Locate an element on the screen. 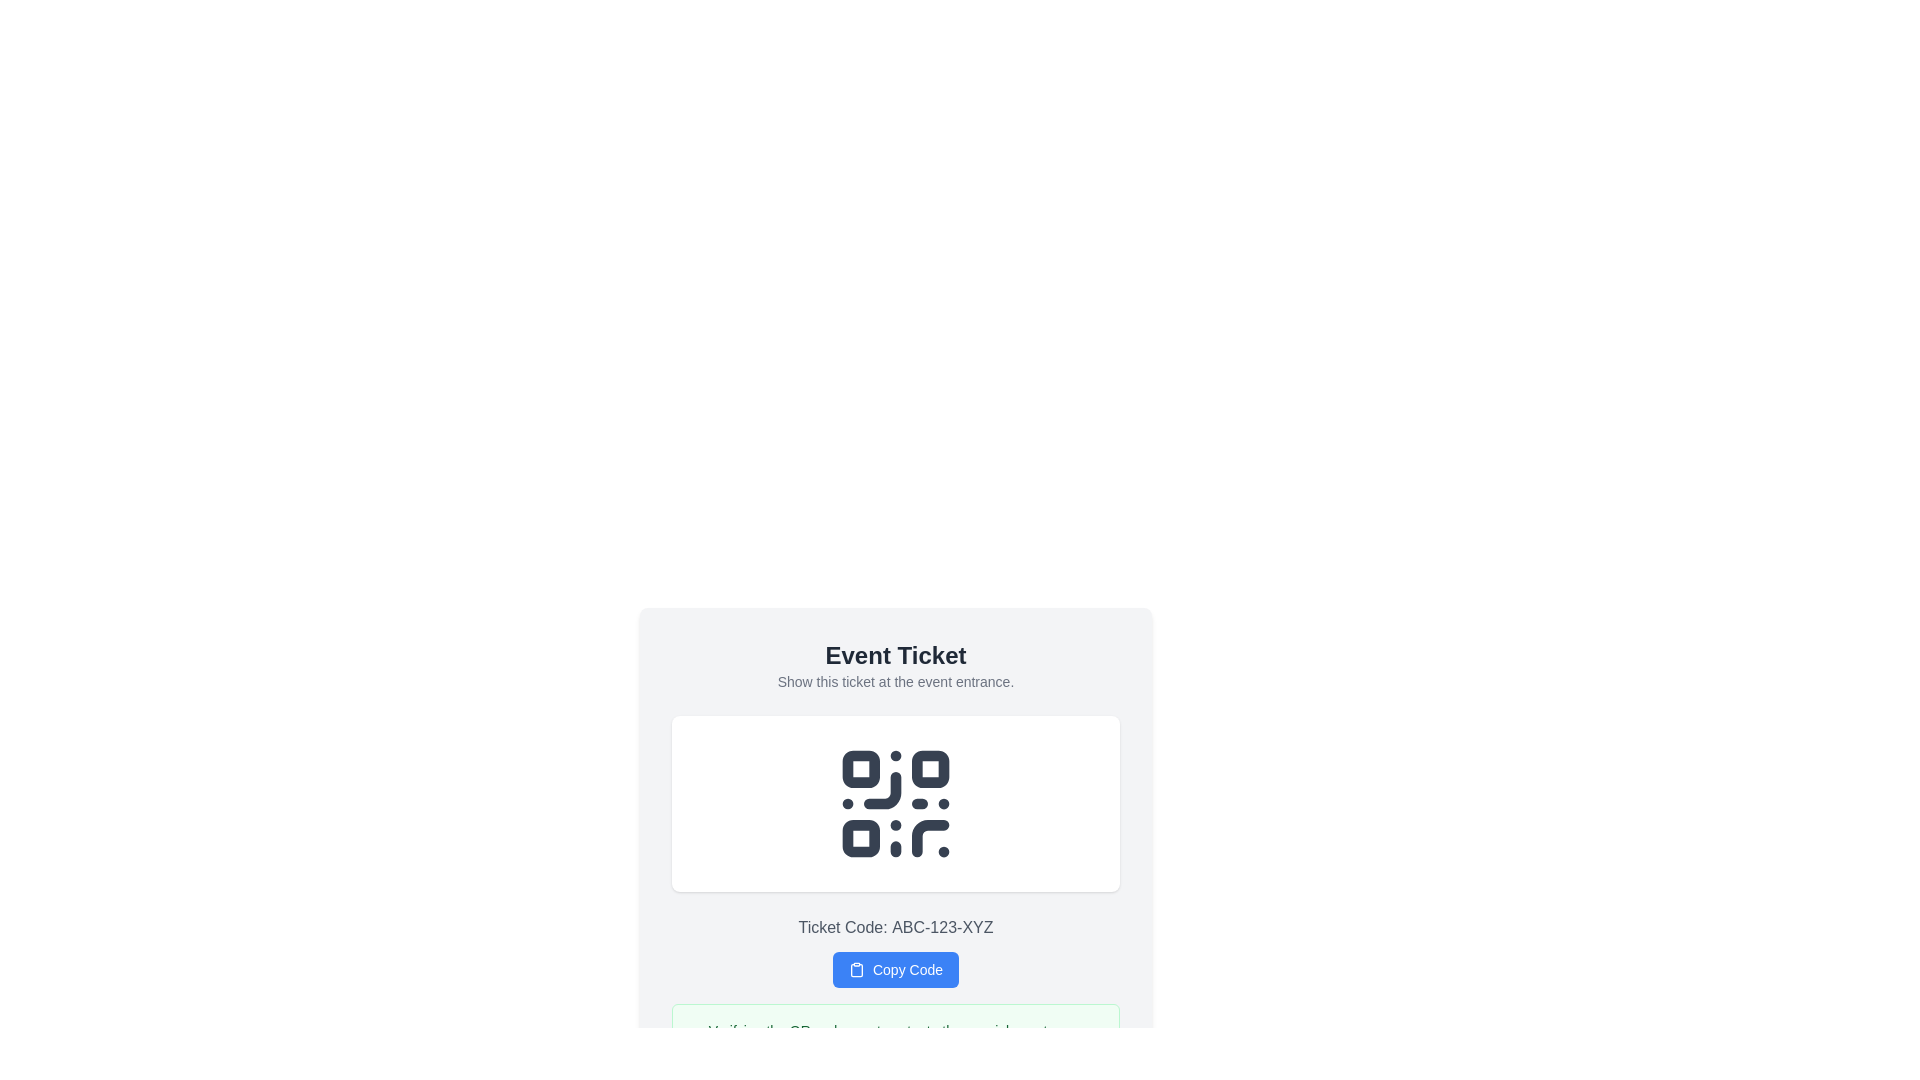 This screenshot has width=1920, height=1080. the graphic element located in the top-right corner of the QR code, specifically the second square from the top-left among the smaller squares forming the QR code is located at coordinates (929, 768).